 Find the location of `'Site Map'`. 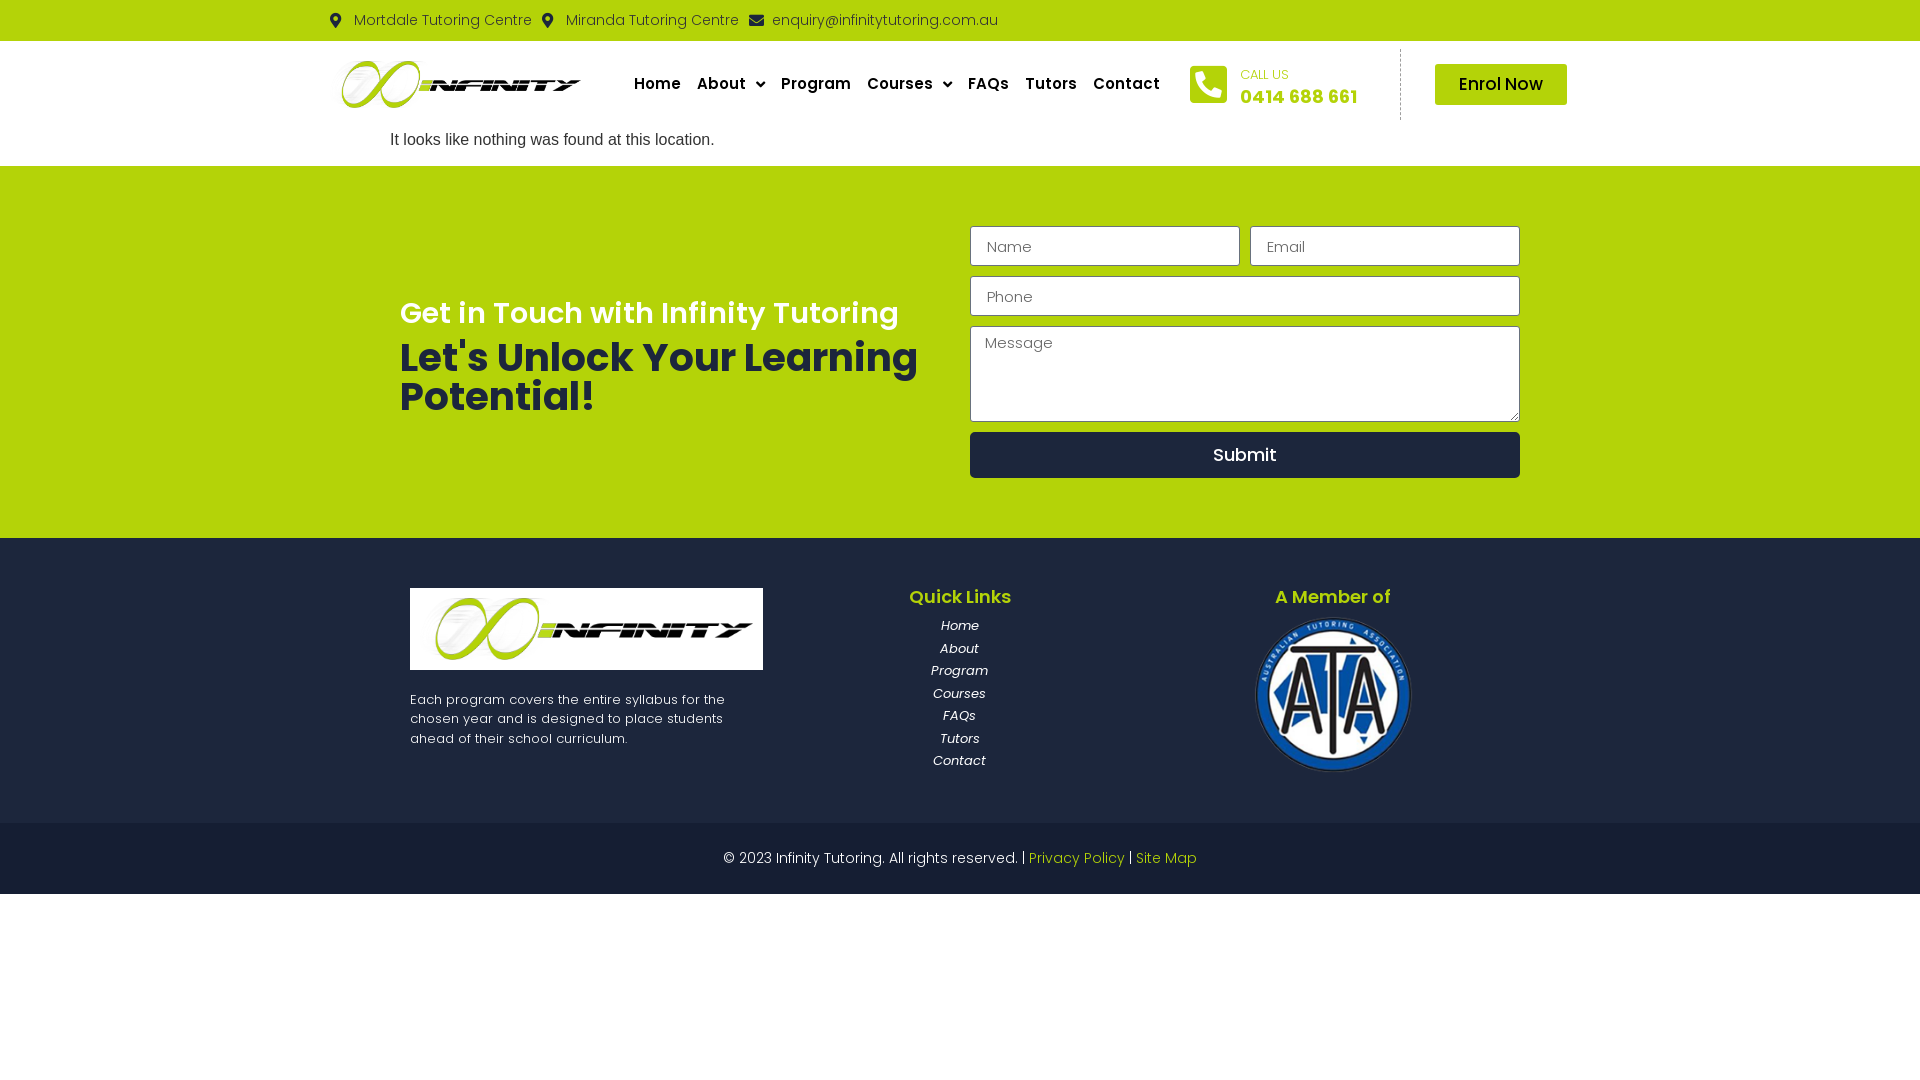

'Site Map' is located at coordinates (1136, 856).